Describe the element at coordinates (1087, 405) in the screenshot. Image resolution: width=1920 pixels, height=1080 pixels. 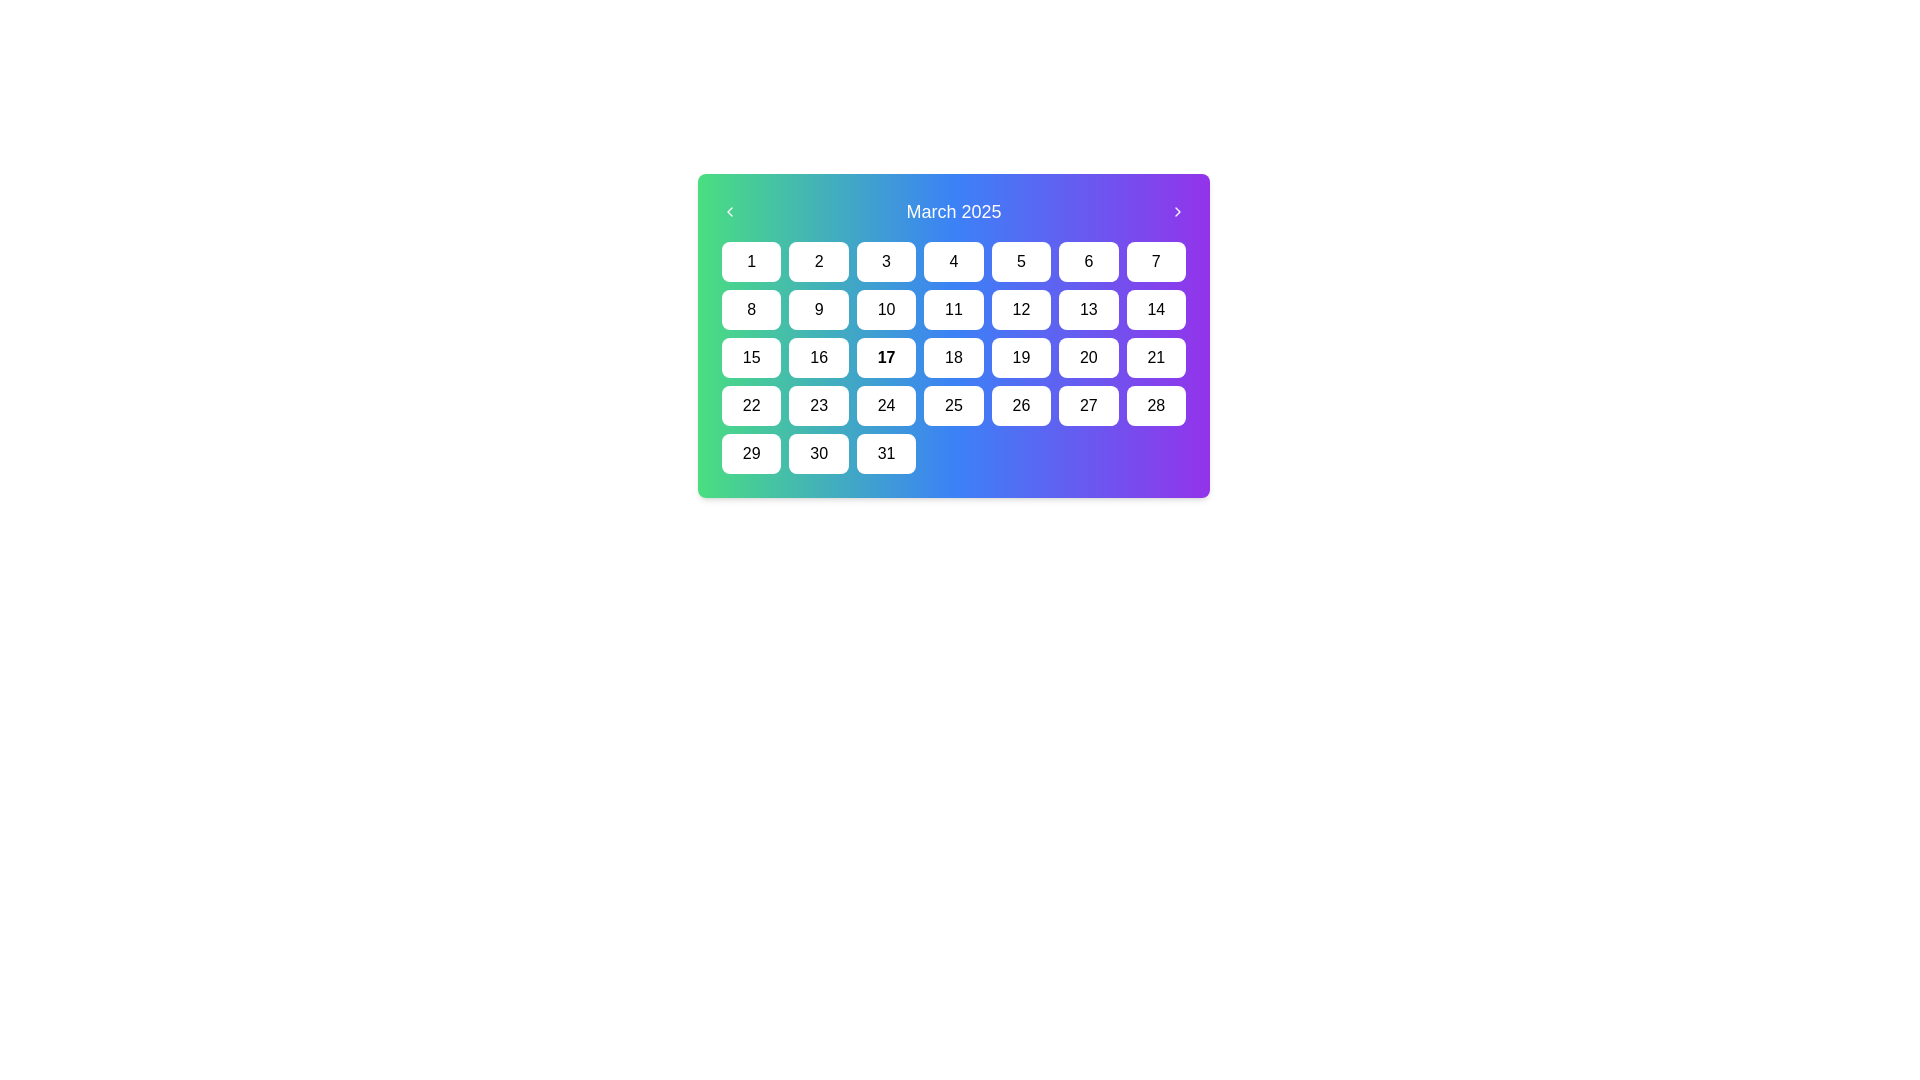
I see `the button representing the 27th day of March 2025 in the calendar interface` at that location.